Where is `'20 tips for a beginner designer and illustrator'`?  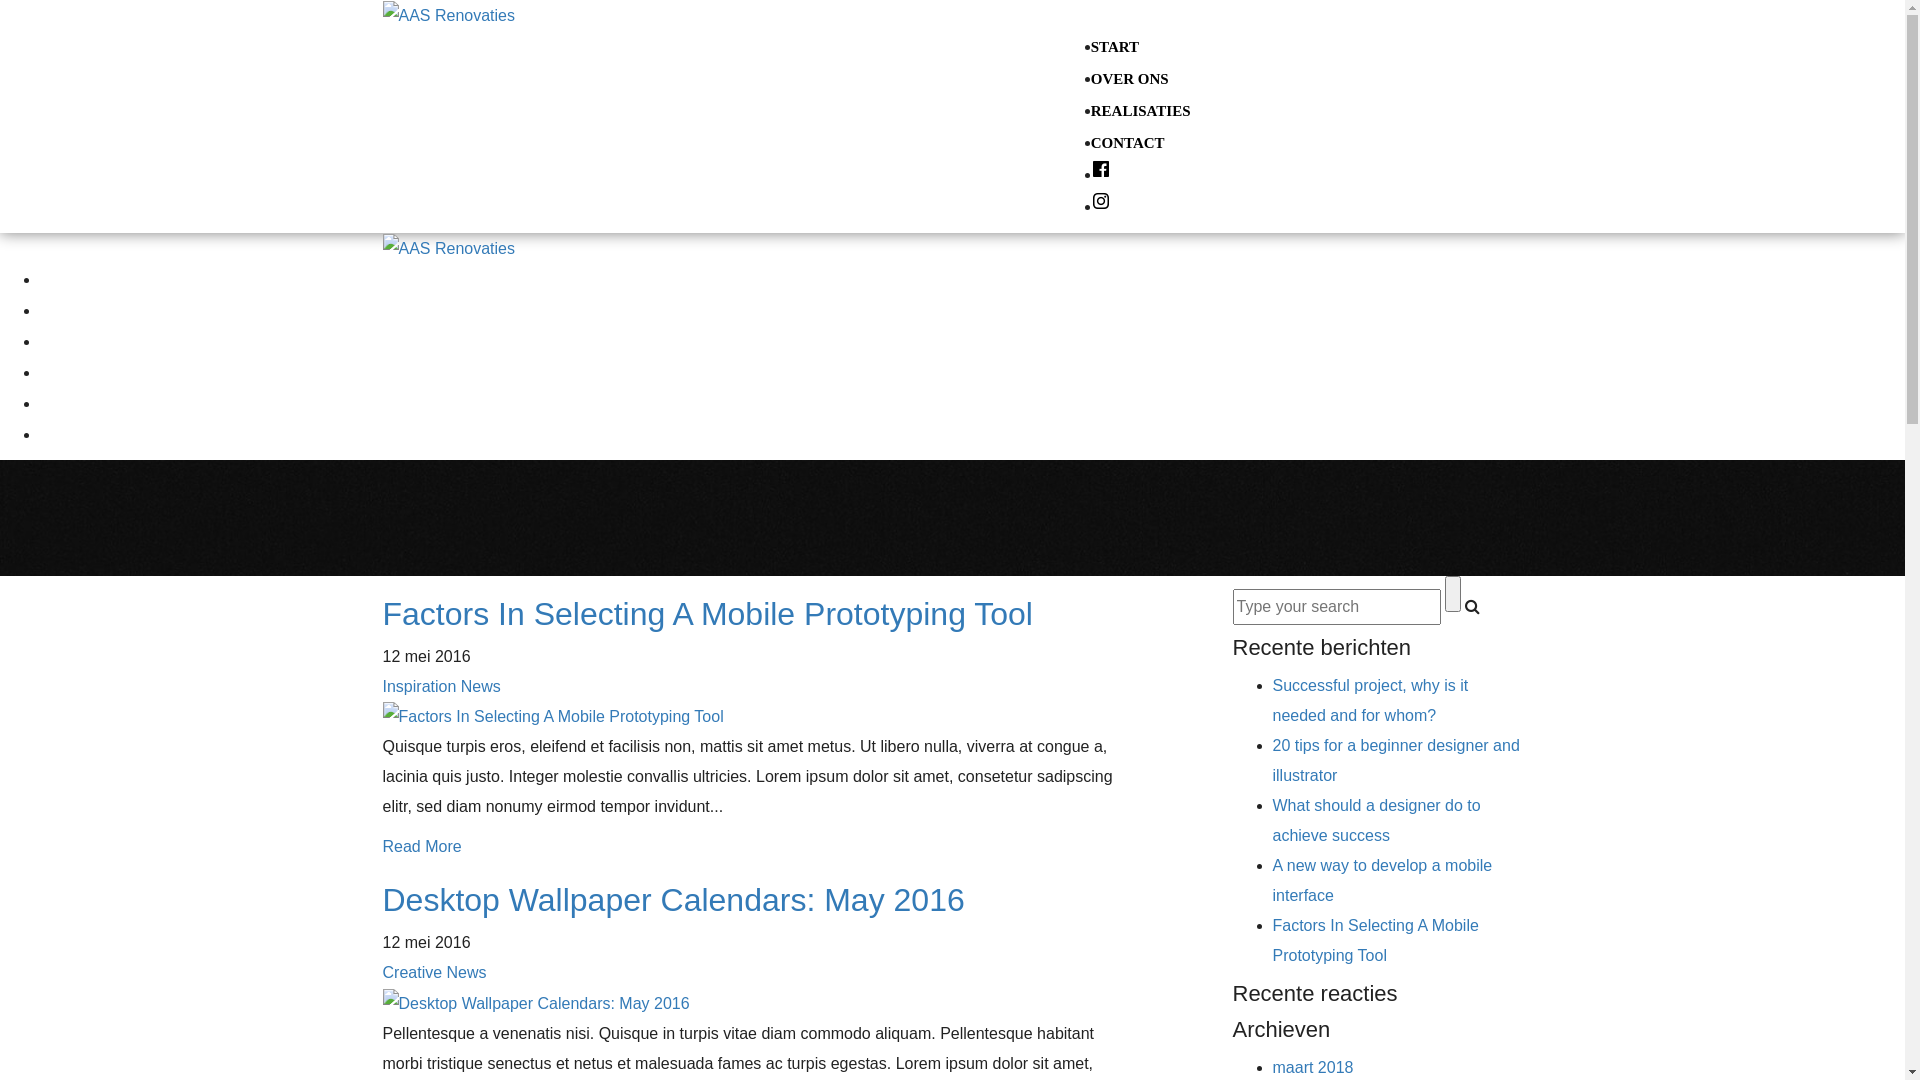
'20 tips for a beginner designer and illustrator' is located at coordinates (1394, 760).